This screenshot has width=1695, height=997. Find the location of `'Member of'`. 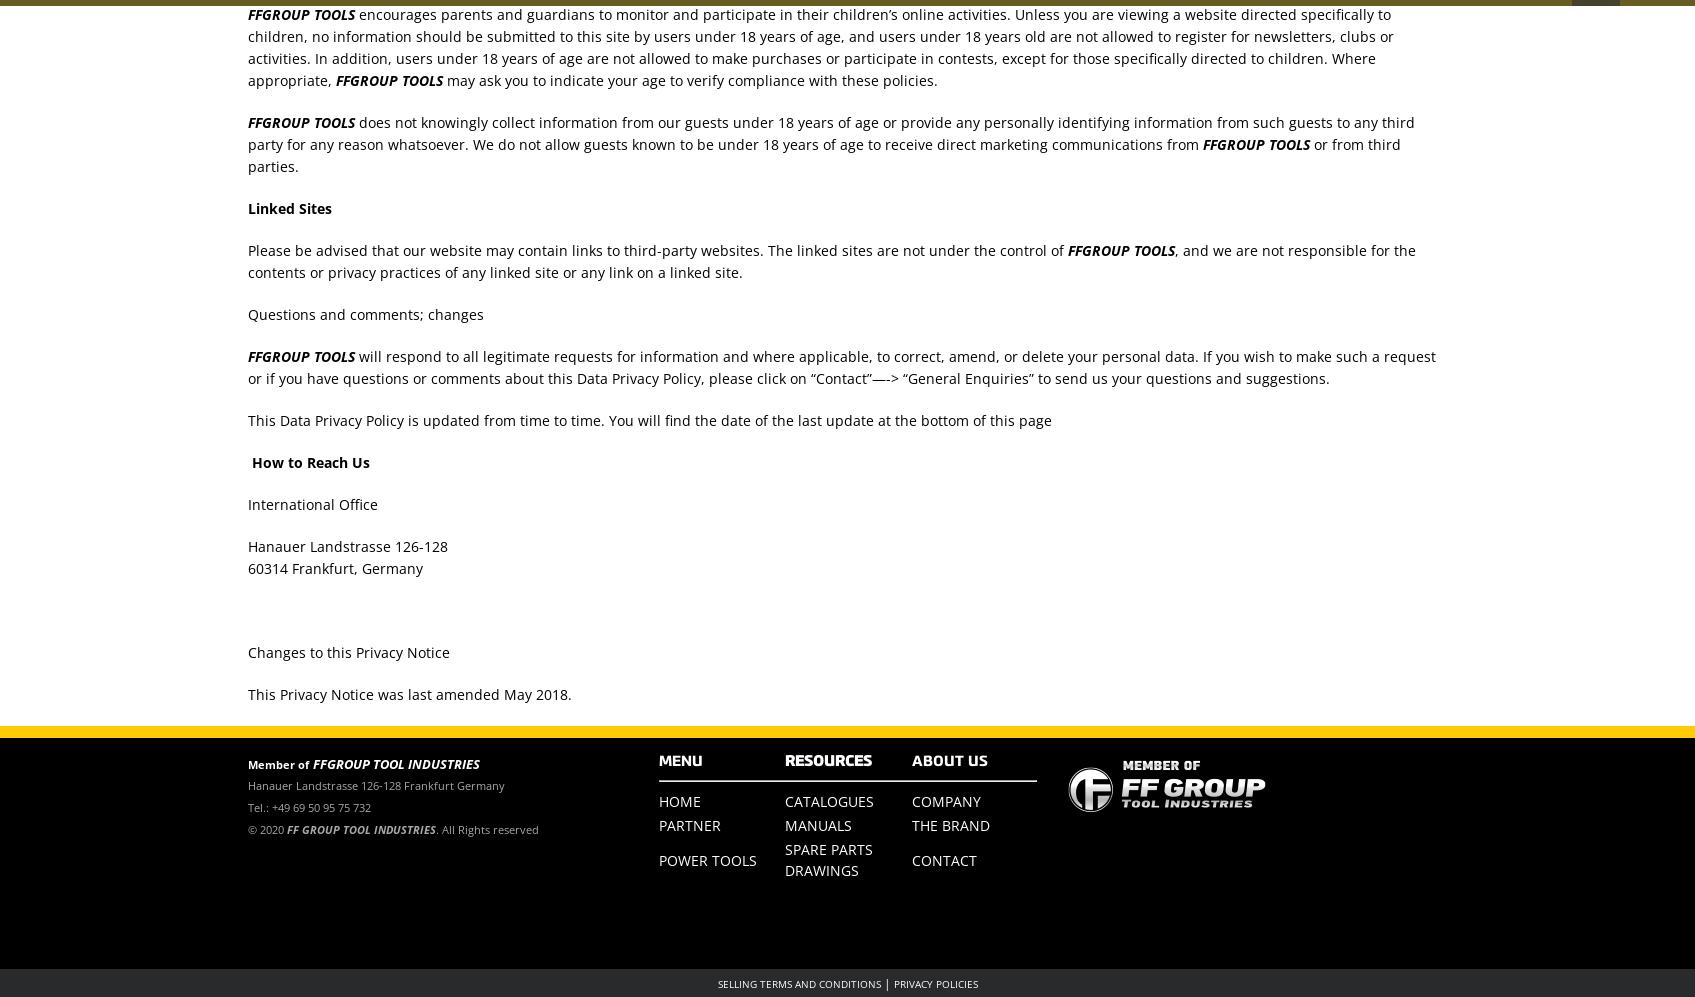

'Member of' is located at coordinates (277, 764).